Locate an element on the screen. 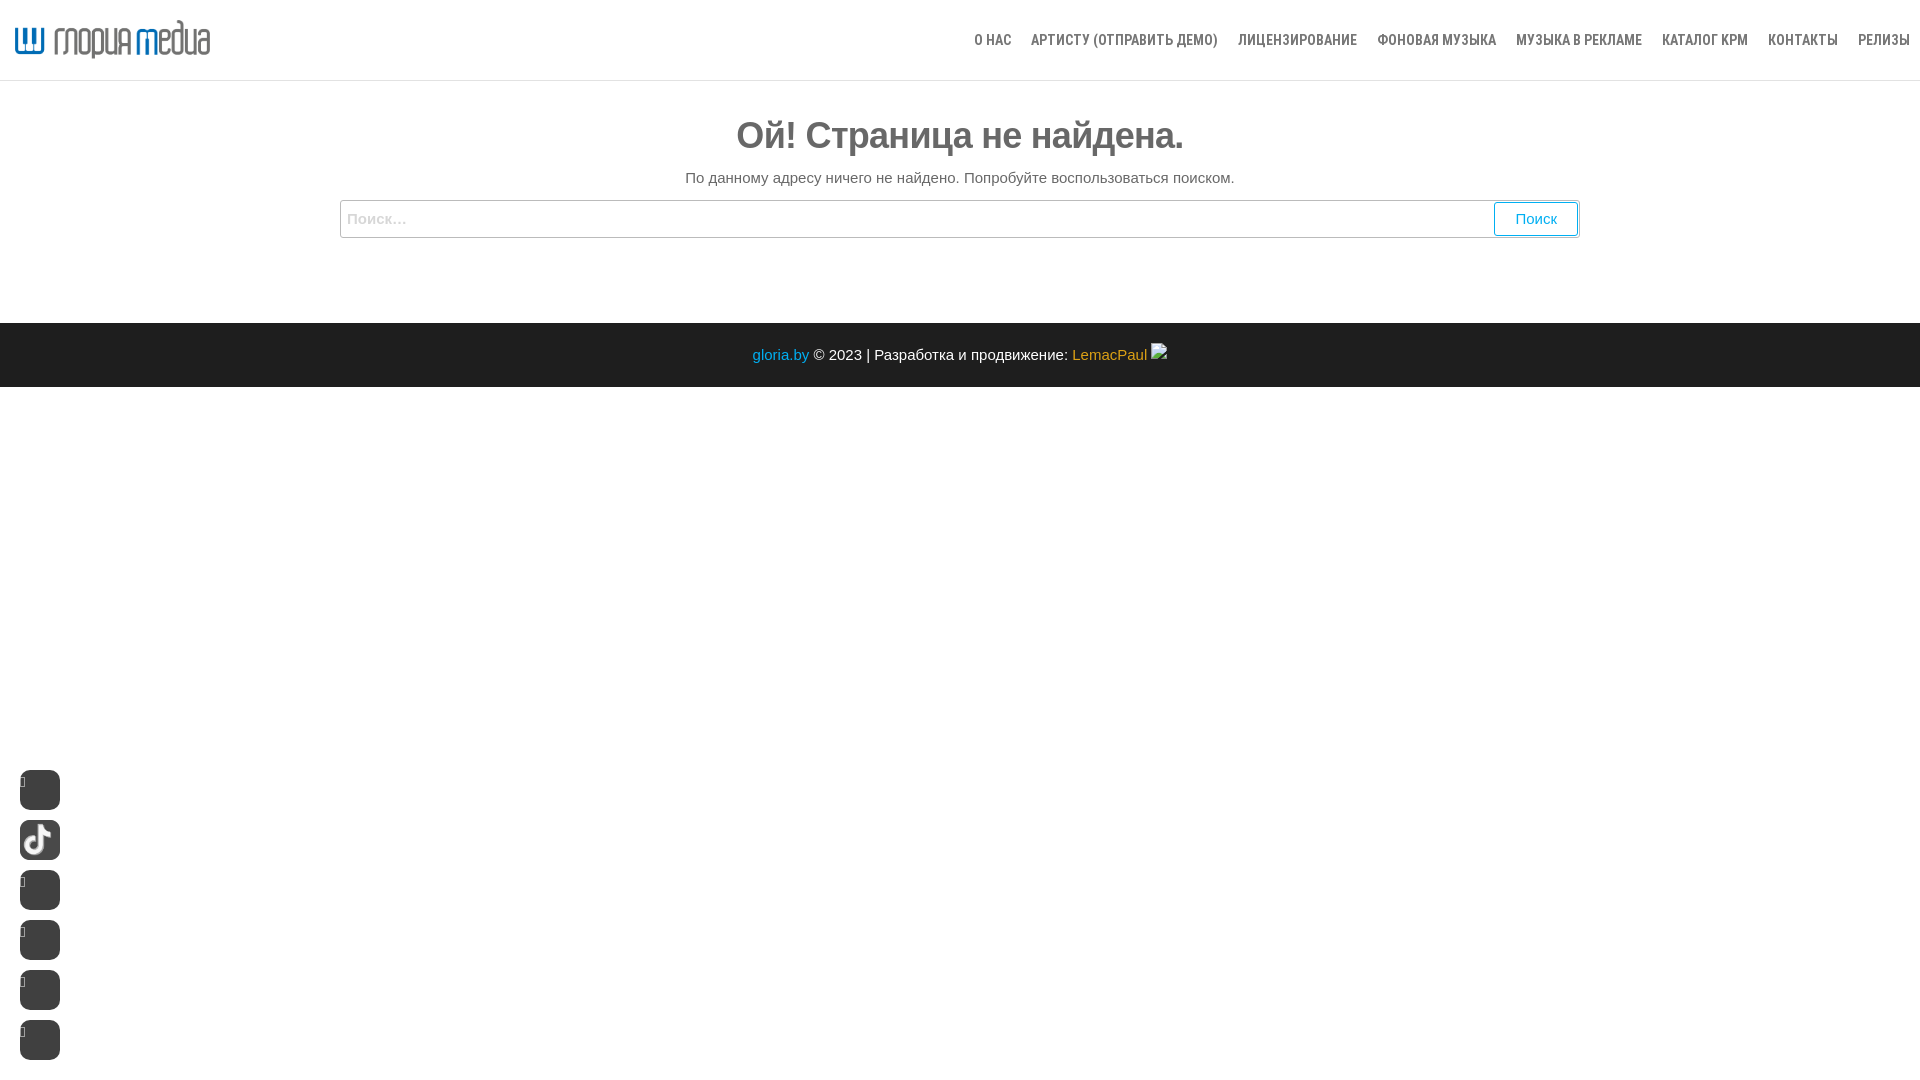 The height and width of the screenshot is (1080, 1920). 'LemacPaul' is located at coordinates (1118, 353).